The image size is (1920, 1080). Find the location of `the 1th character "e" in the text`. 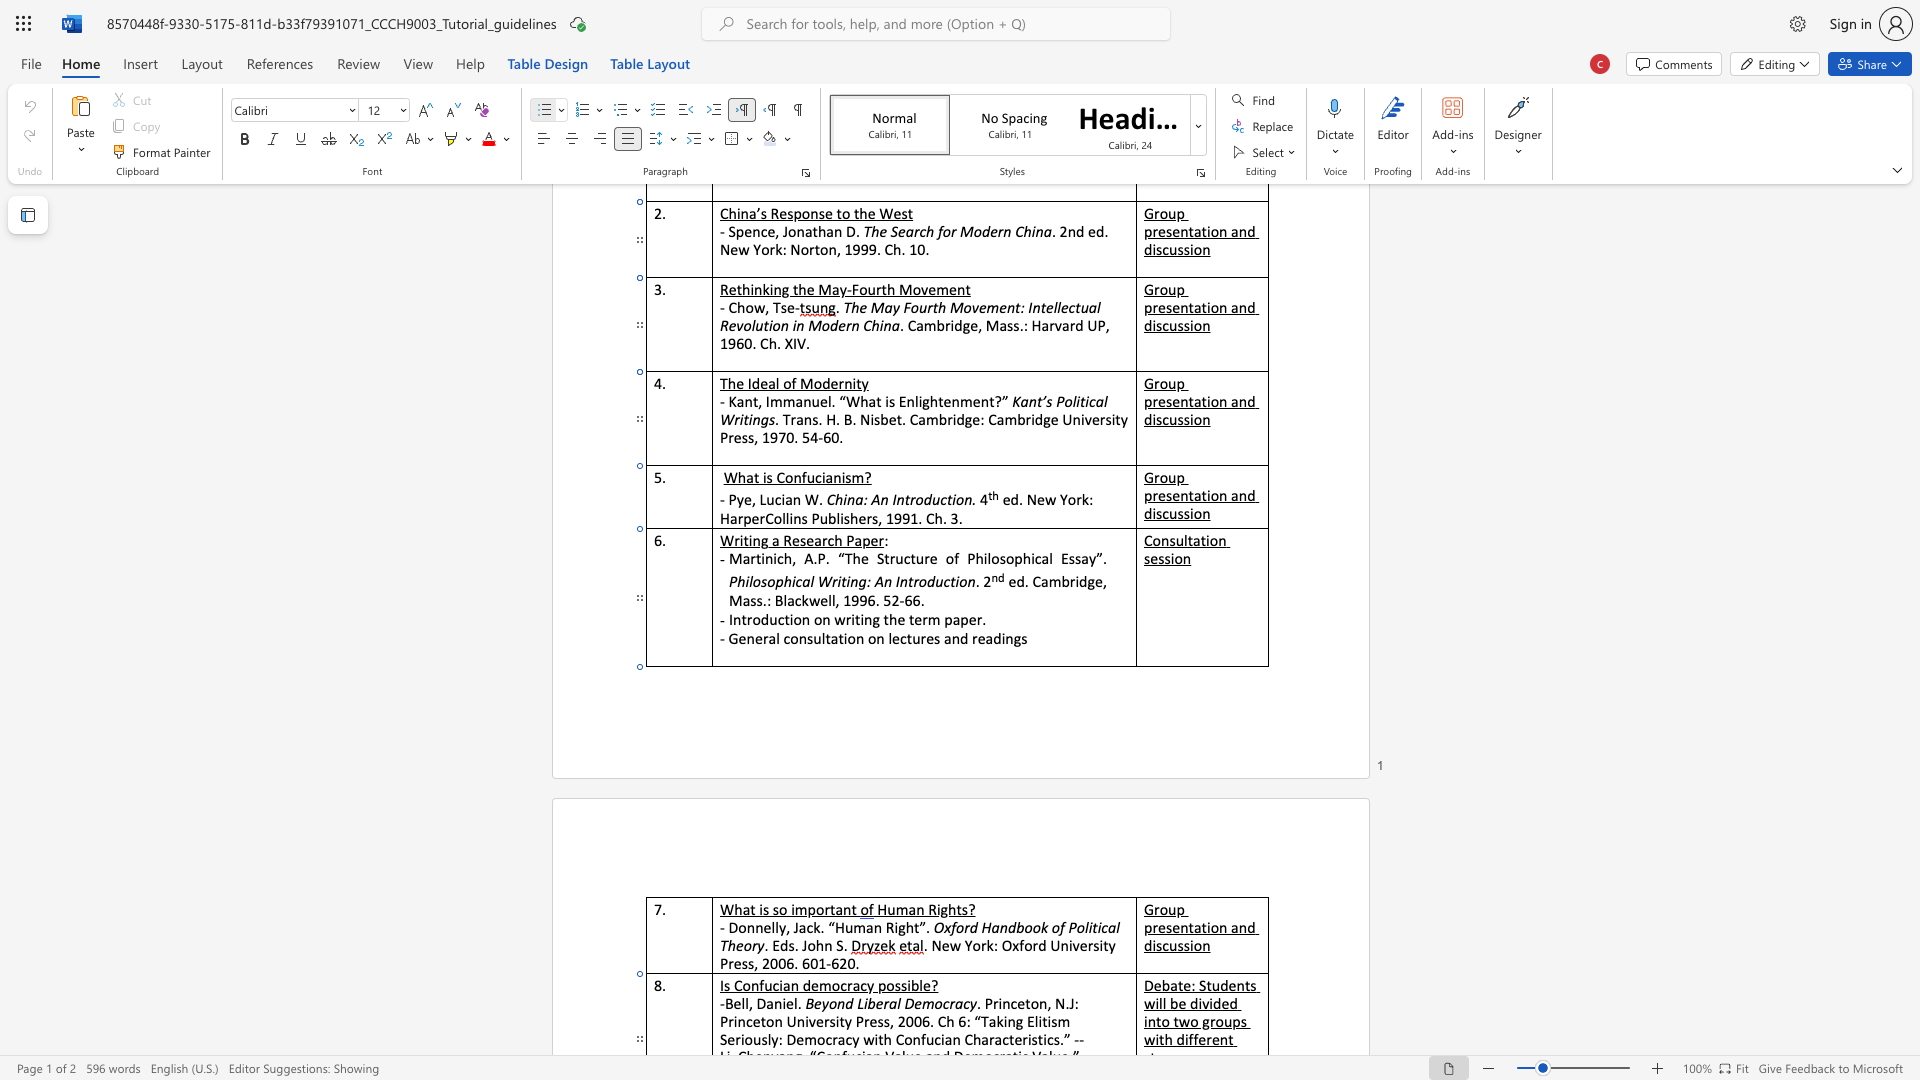

the 1th character "e" in the text is located at coordinates (900, 618).